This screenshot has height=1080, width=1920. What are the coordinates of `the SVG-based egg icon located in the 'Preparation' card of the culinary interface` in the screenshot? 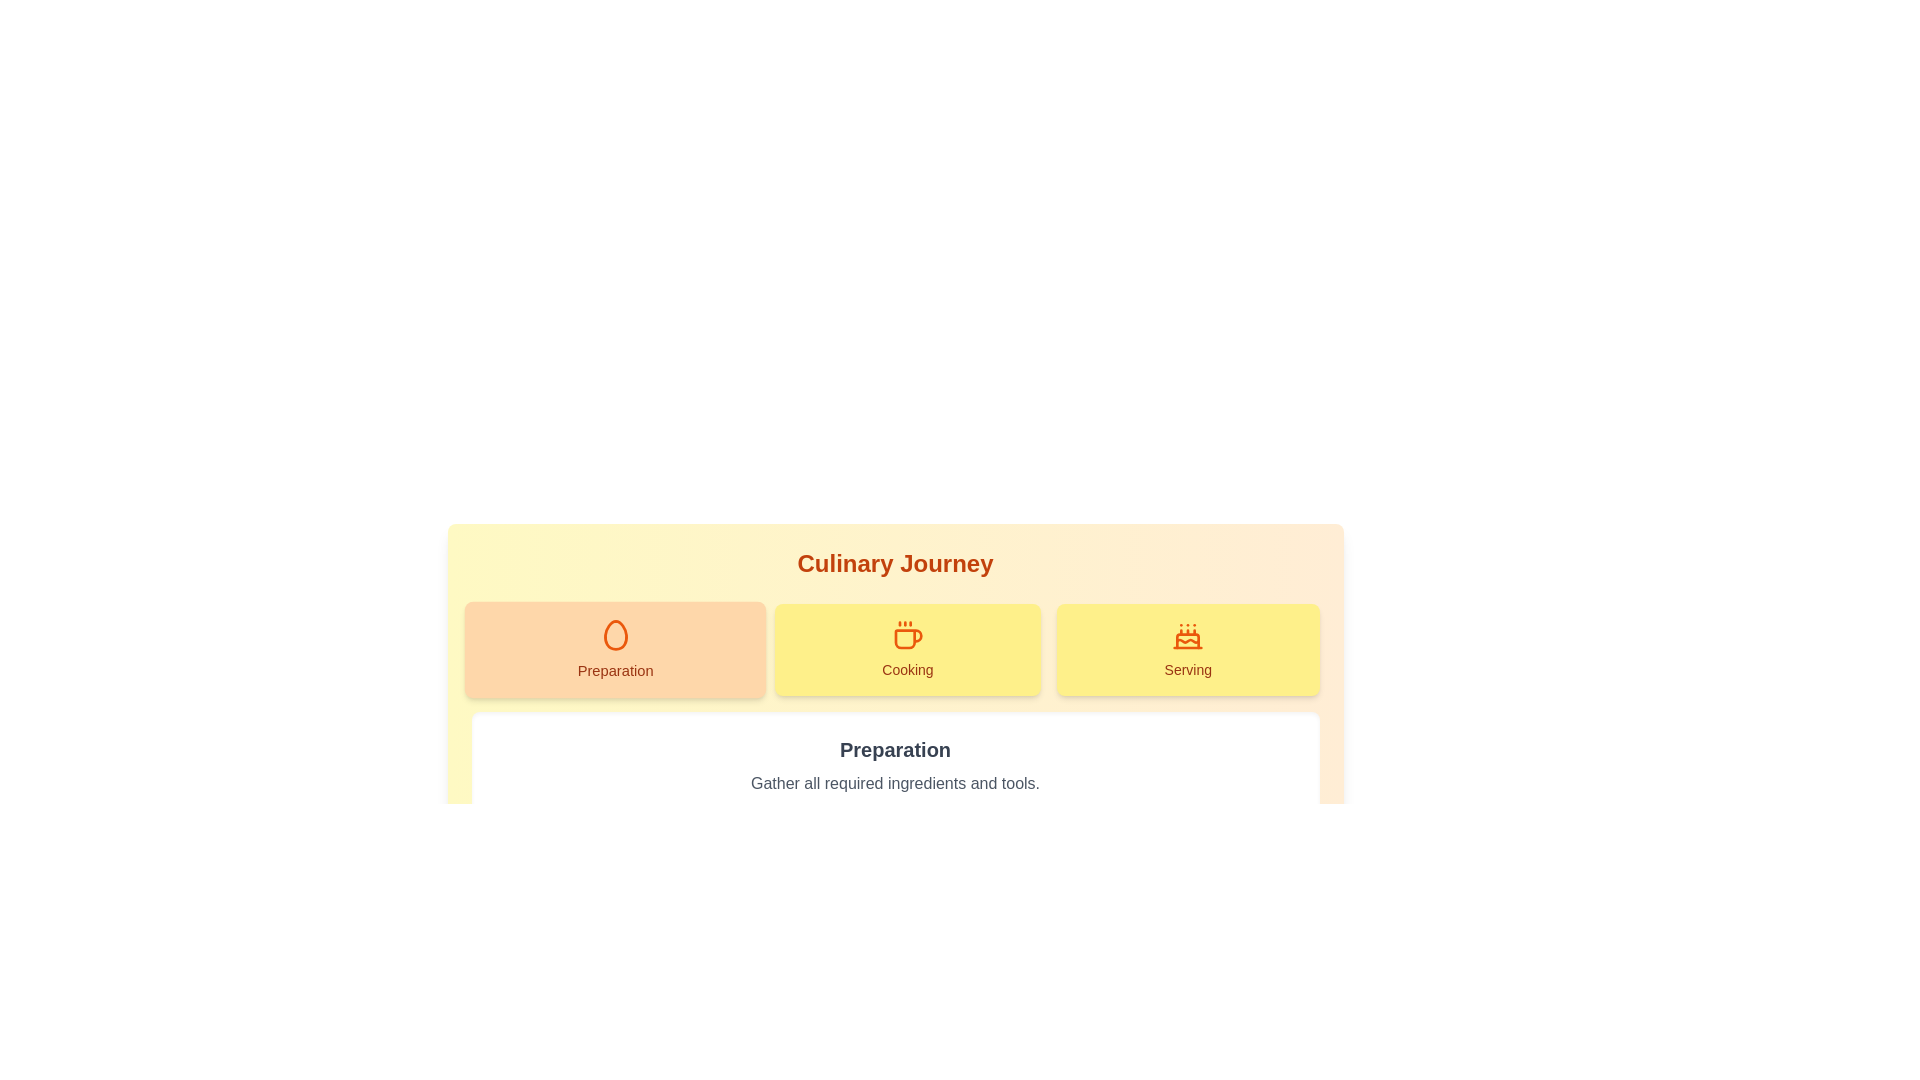 It's located at (614, 635).